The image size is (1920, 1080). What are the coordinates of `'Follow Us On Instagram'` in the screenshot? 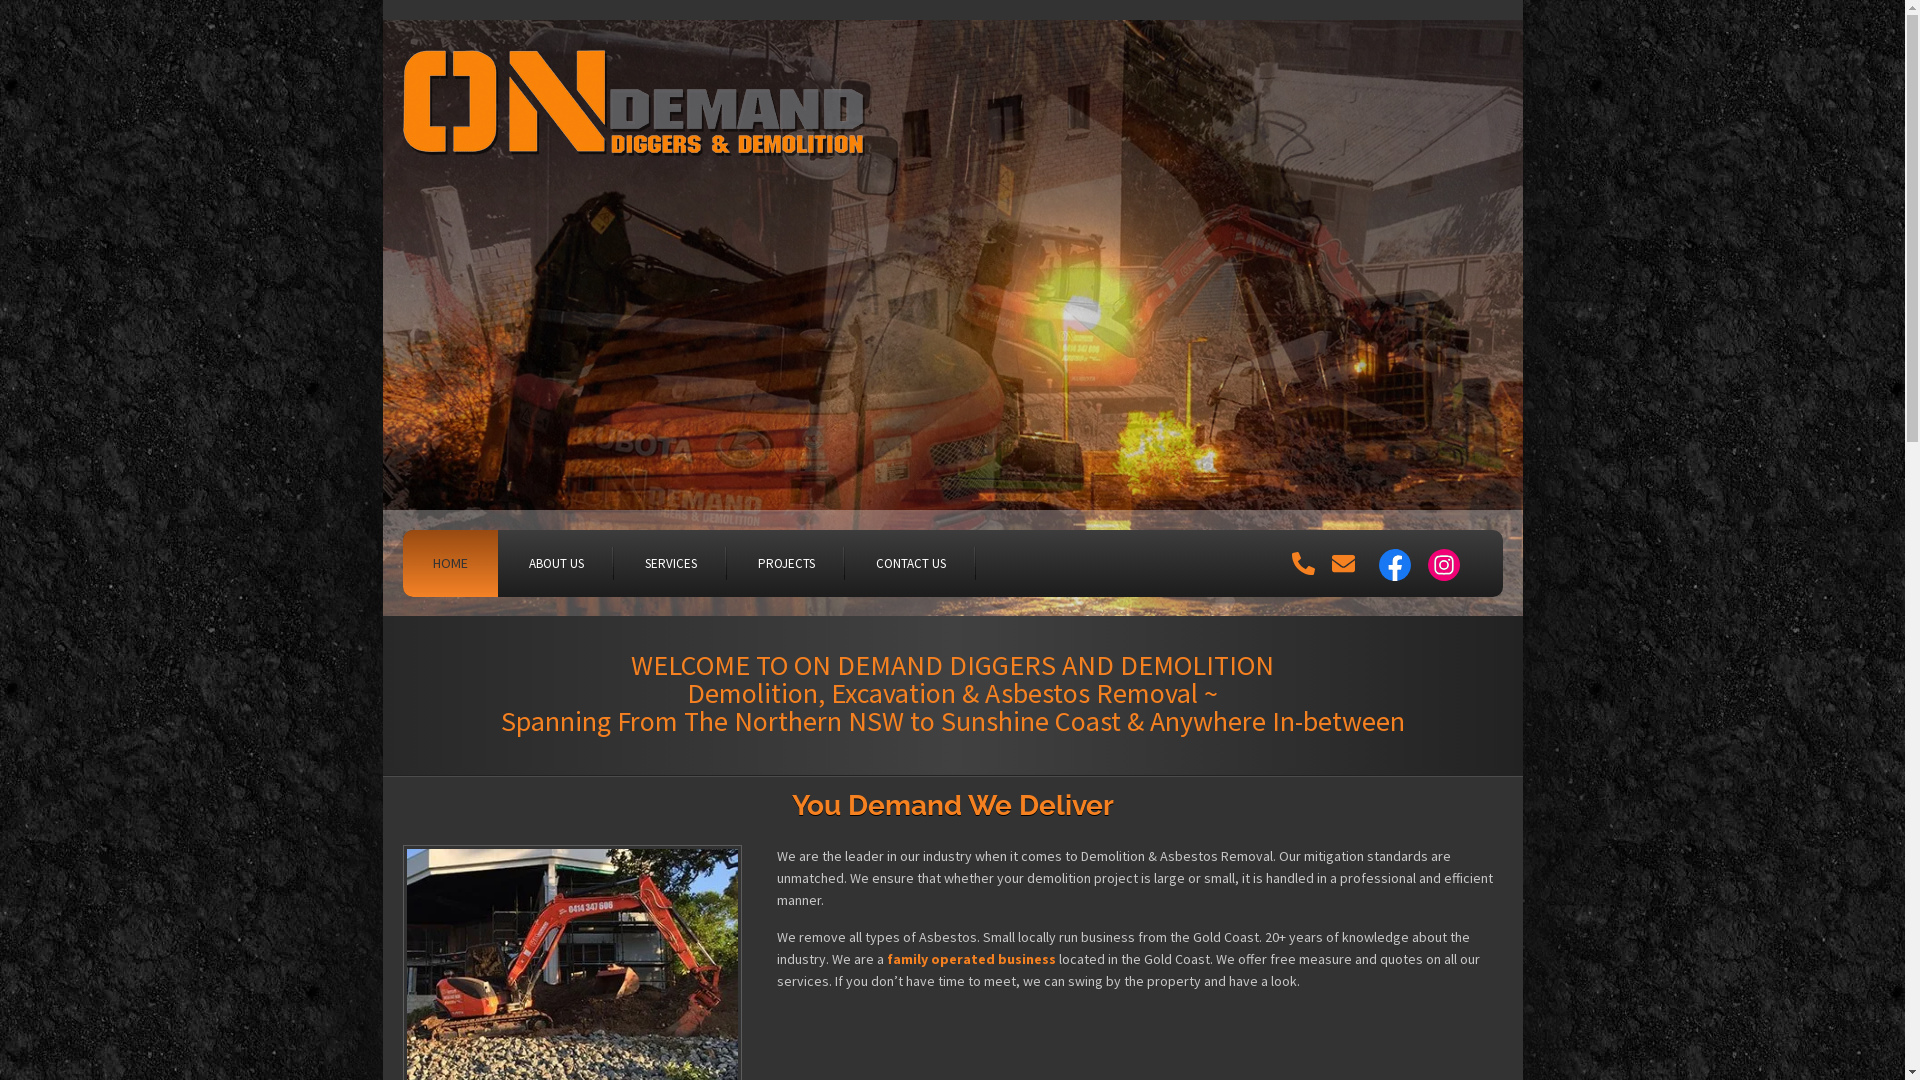 It's located at (1444, 564).